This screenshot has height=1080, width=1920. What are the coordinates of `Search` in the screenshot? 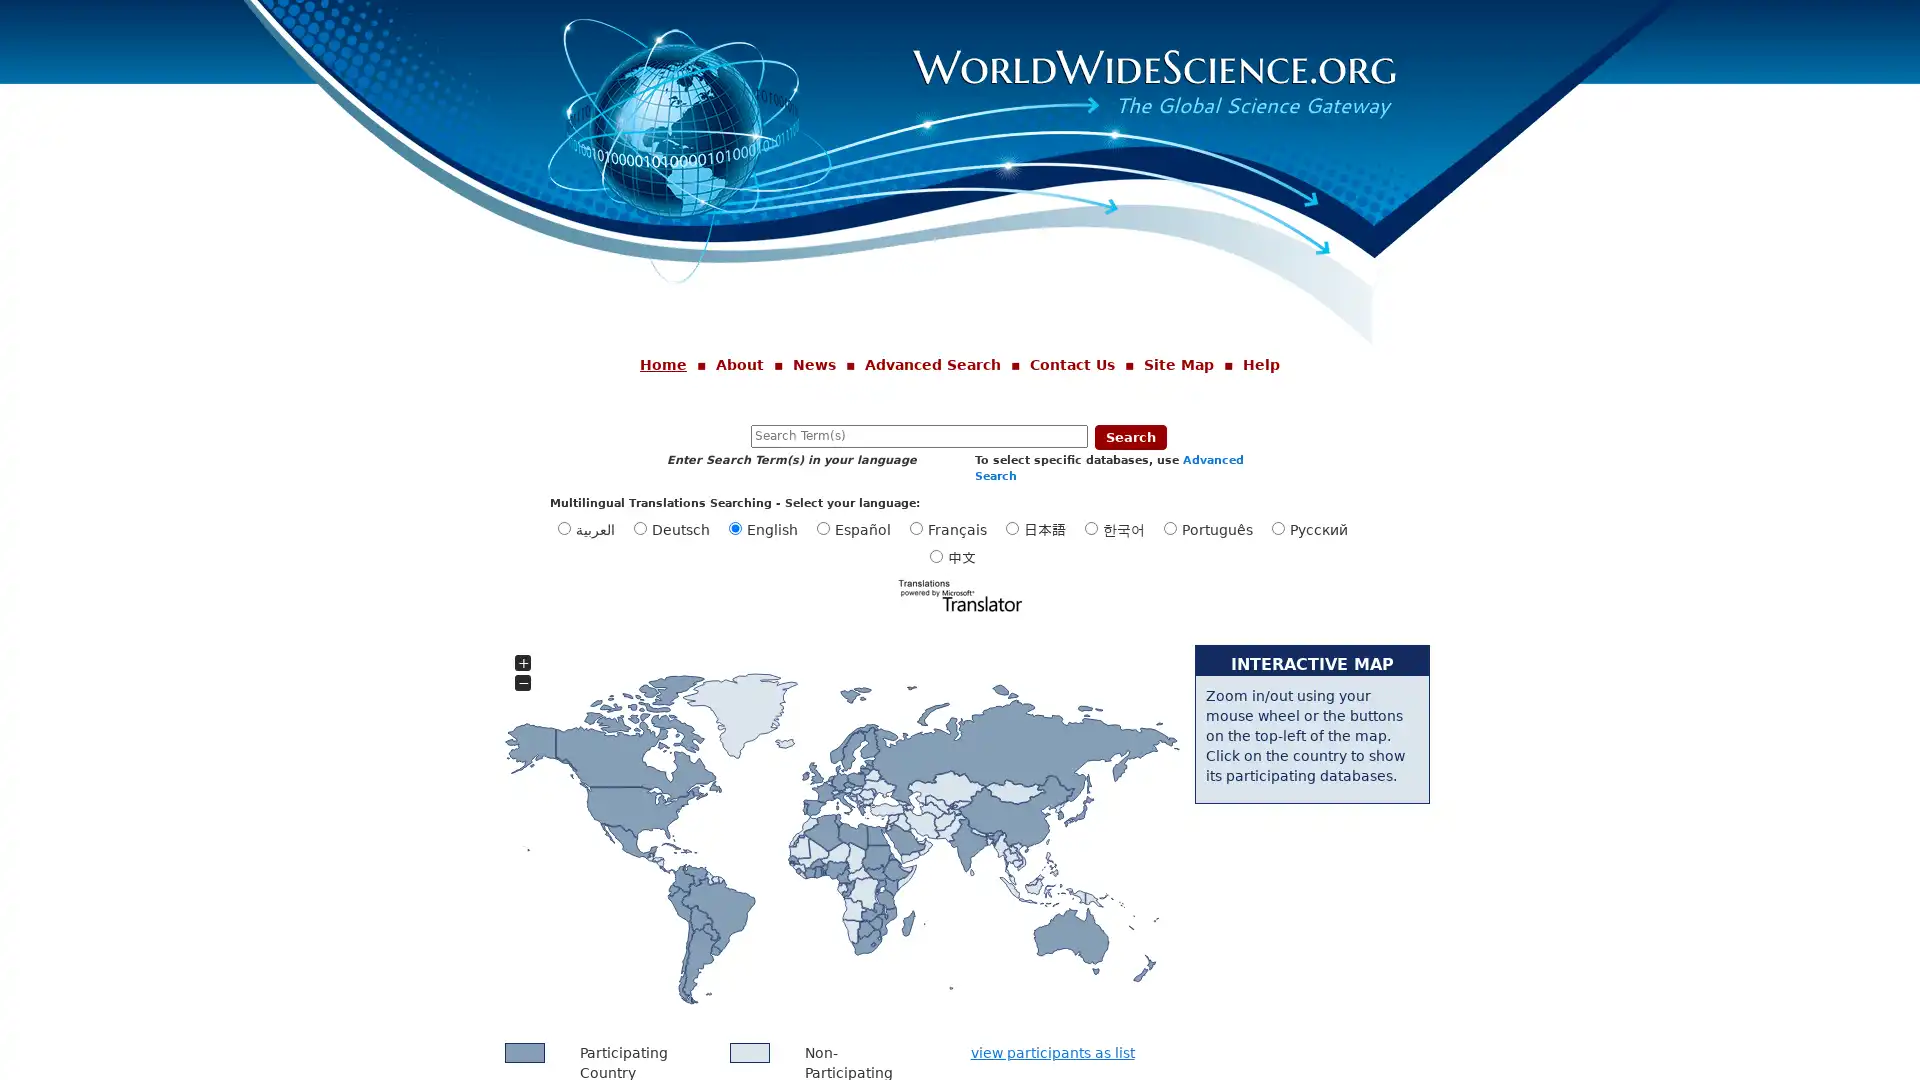 It's located at (1129, 436).